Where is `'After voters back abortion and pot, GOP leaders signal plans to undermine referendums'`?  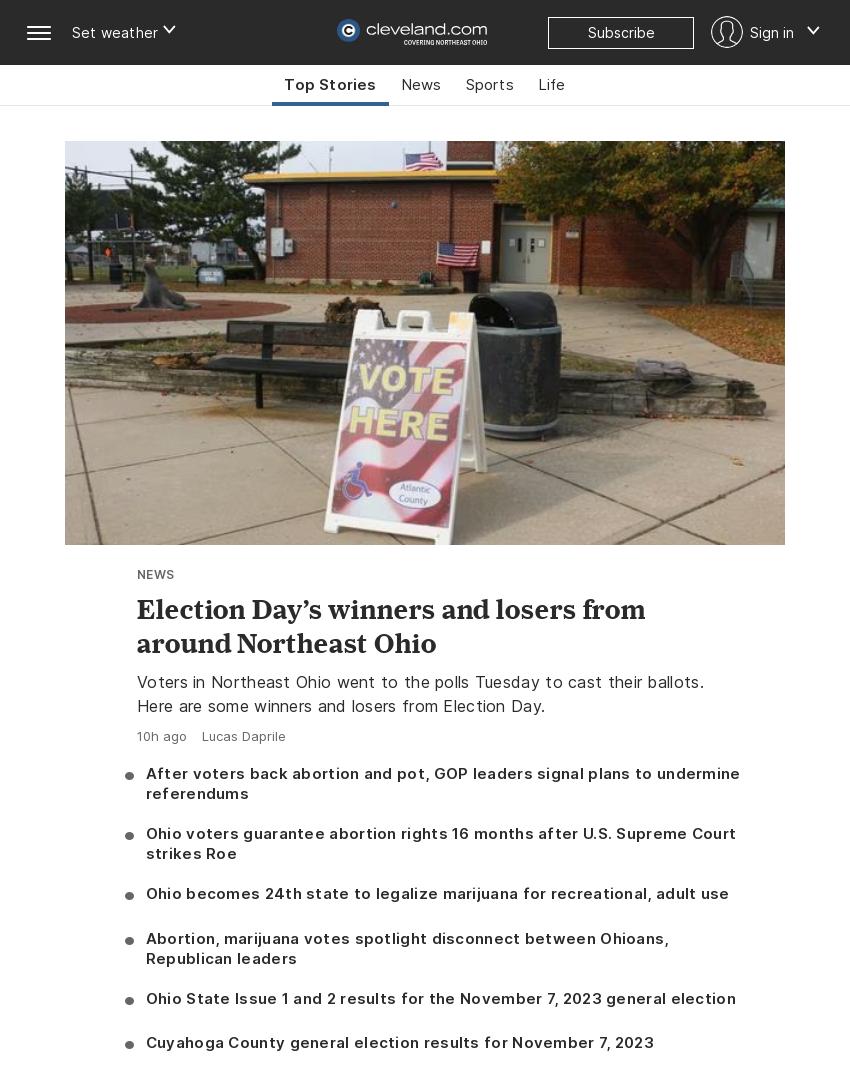 'After voters back abortion and pot, GOP leaders signal plans to undermine referendums' is located at coordinates (441, 783).